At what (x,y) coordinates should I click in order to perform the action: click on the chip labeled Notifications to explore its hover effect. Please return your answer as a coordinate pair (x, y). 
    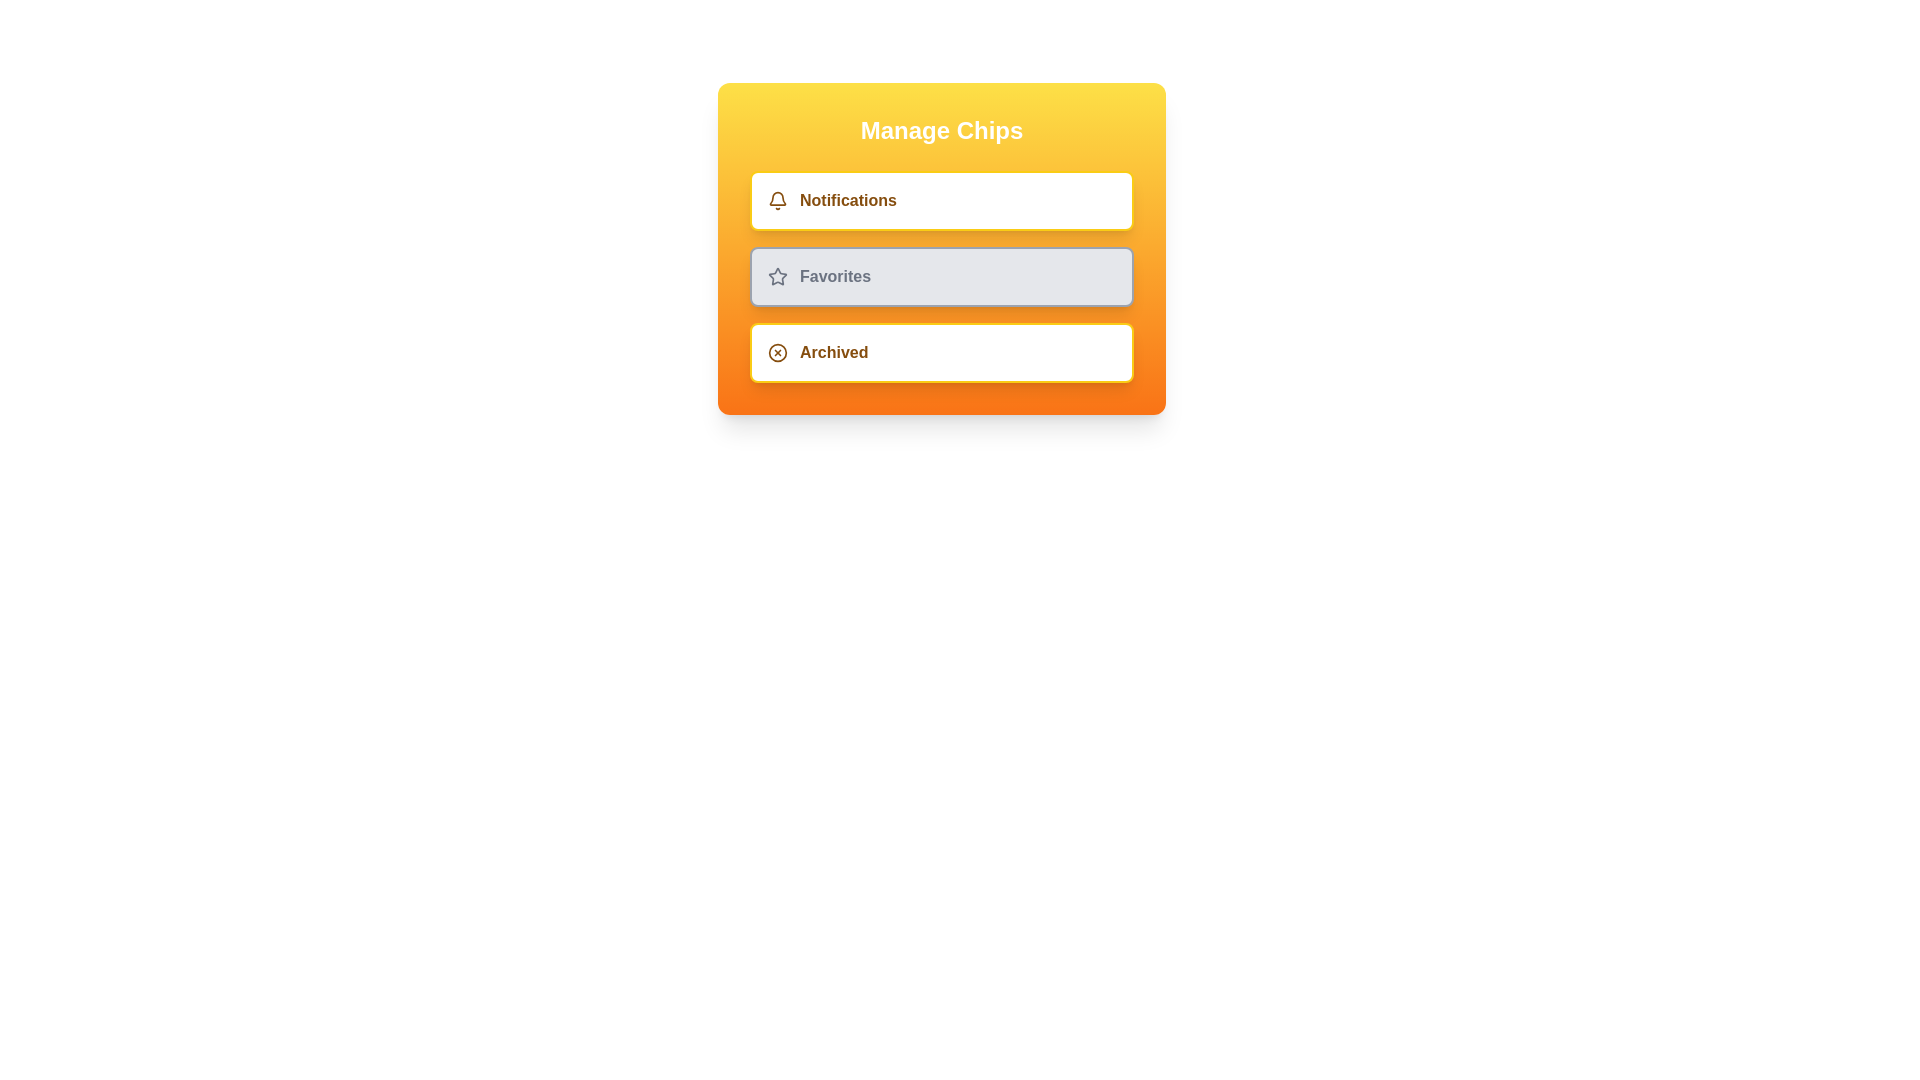
    Looking at the image, I should click on (940, 200).